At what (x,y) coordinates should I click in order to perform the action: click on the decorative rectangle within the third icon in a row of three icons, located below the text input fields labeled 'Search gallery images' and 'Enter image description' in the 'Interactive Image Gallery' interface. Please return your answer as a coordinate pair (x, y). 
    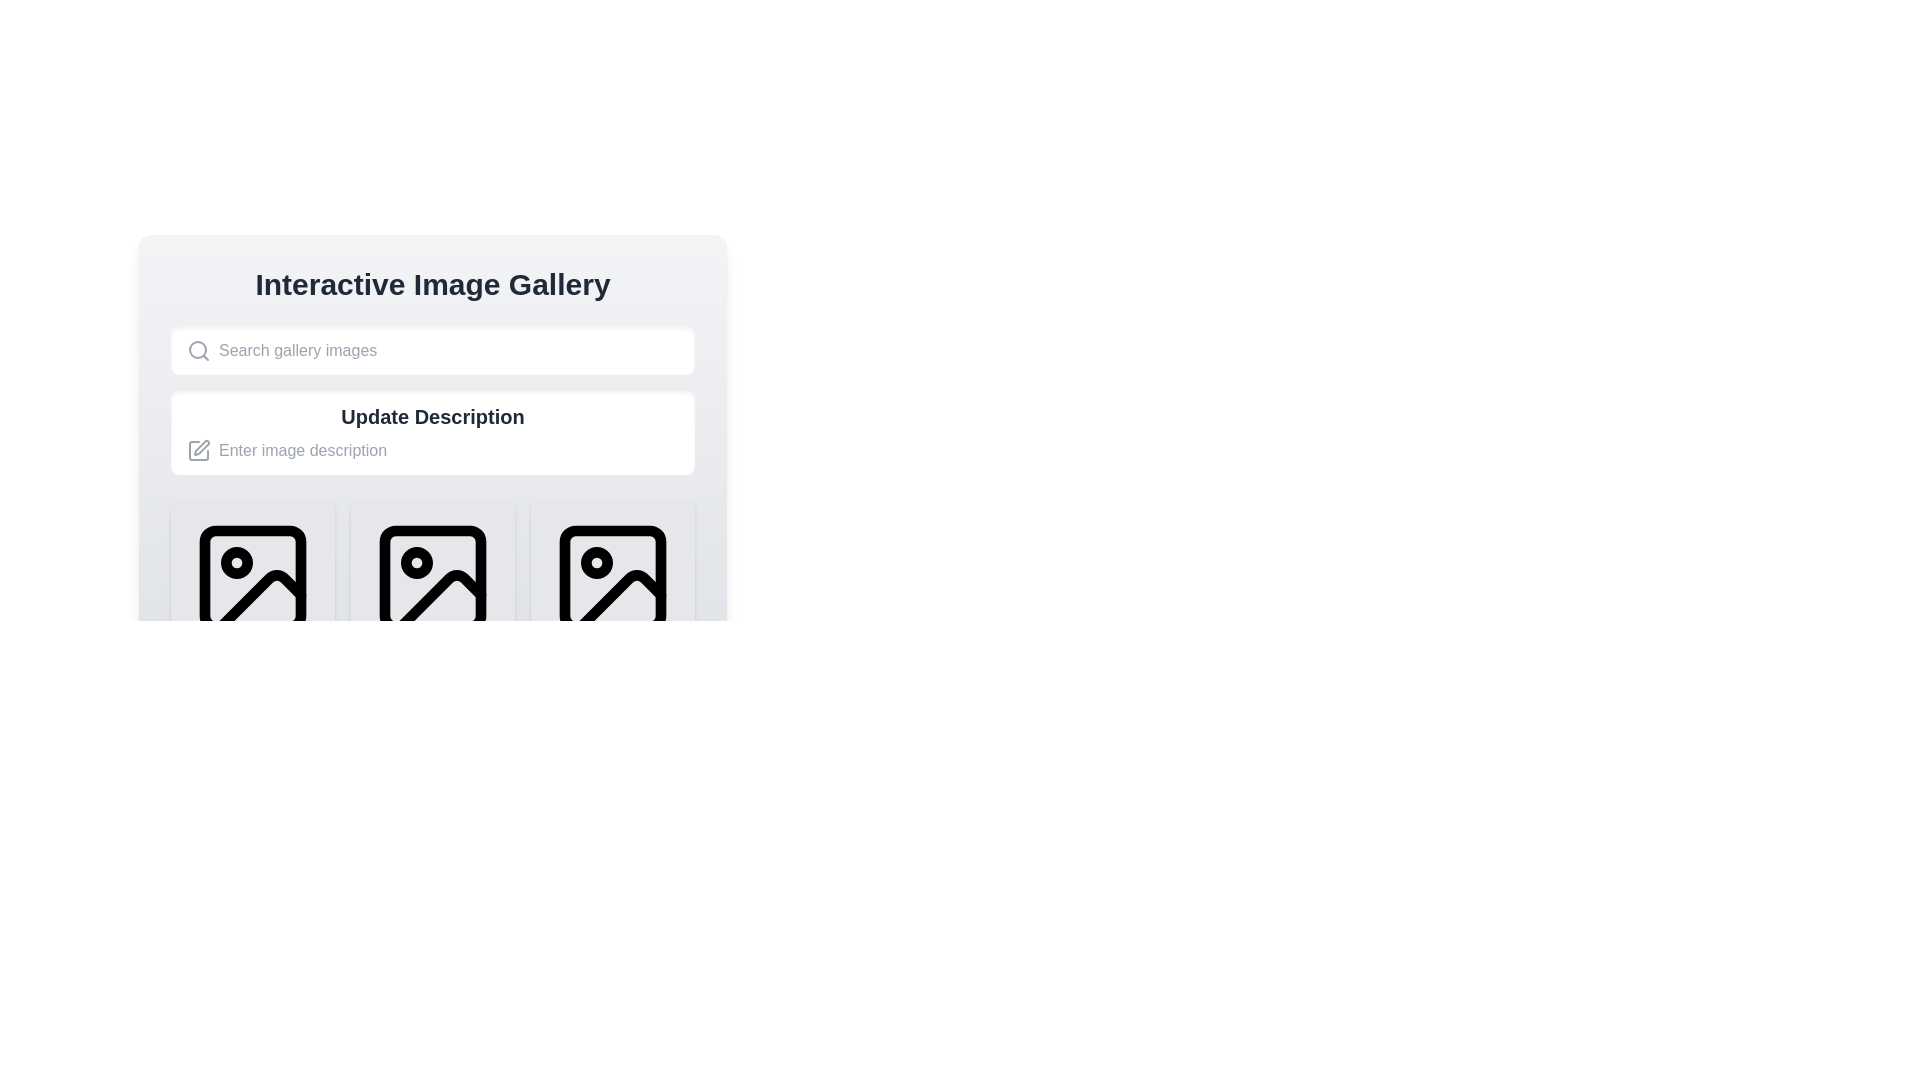
    Looking at the image, I should click on (612, 578).